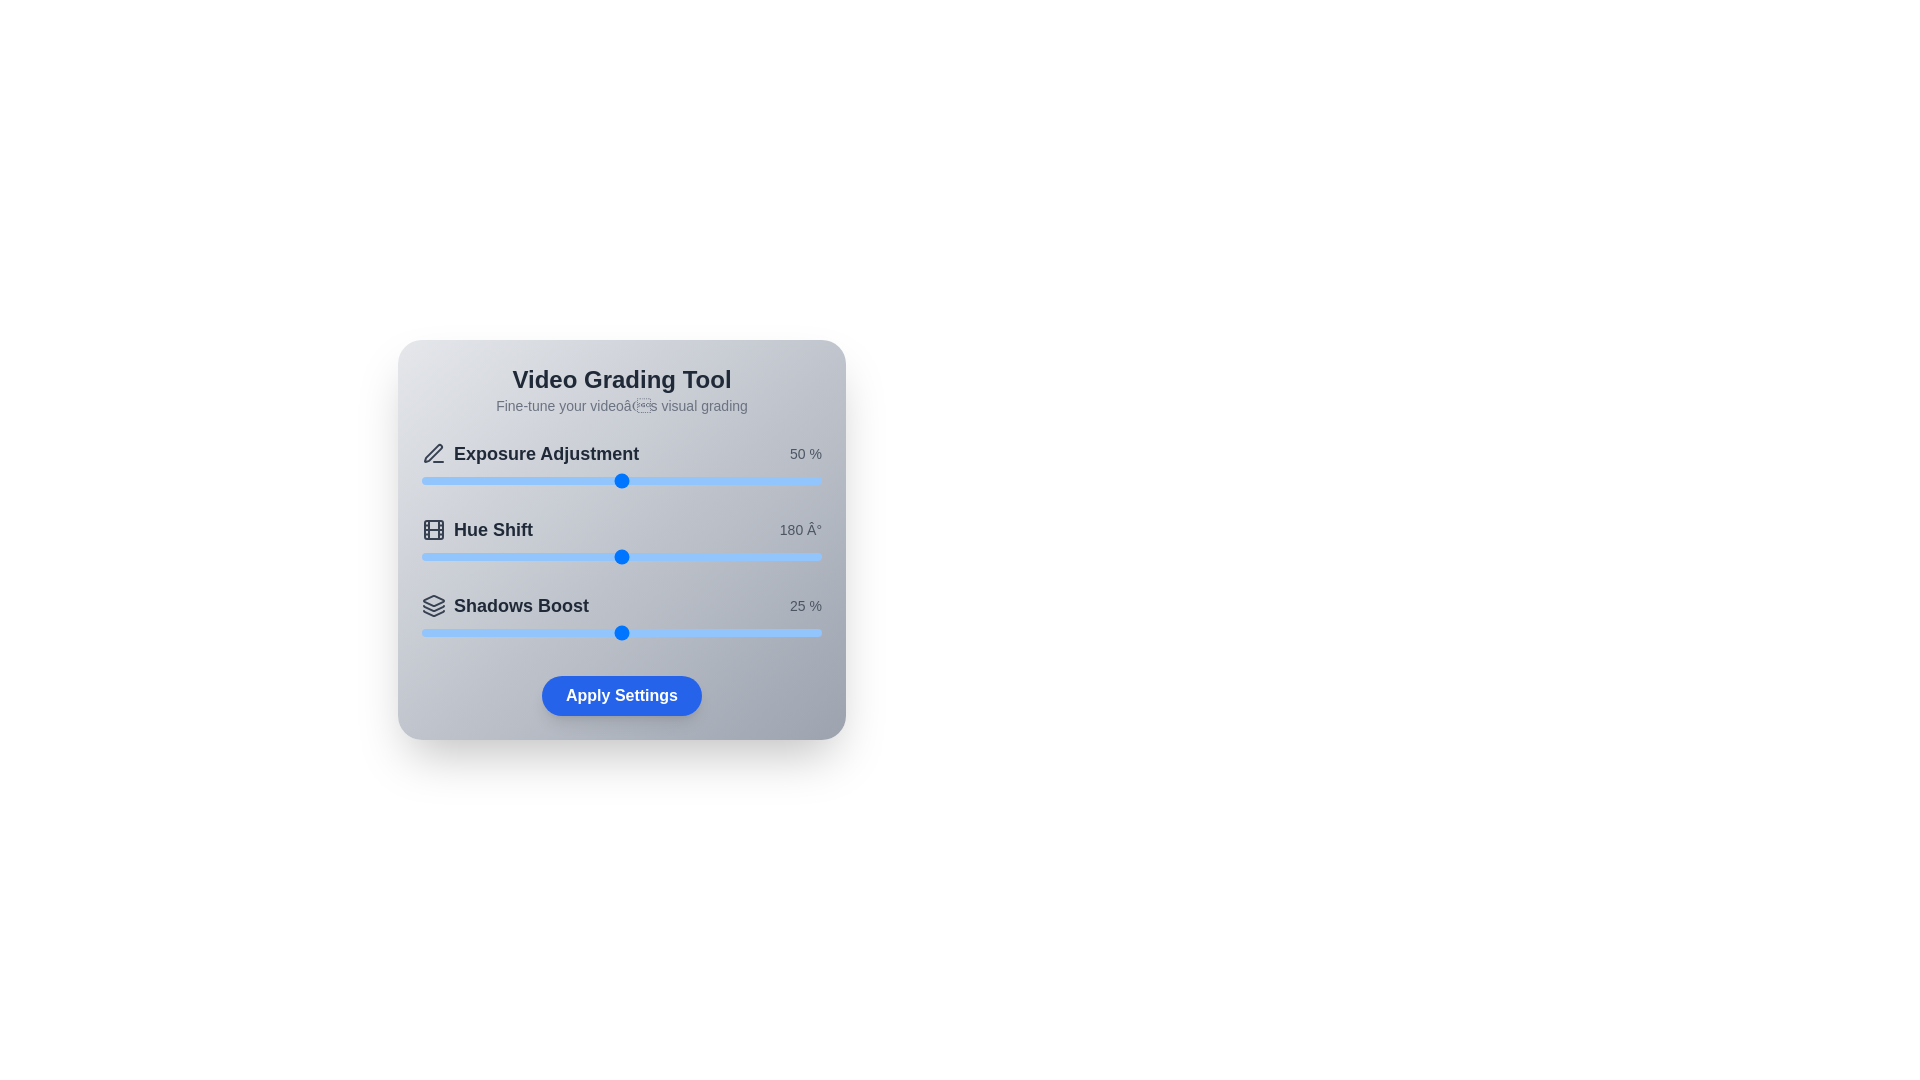 The height and width of the screenshot is (1080, 1920). What do you see at coordinates (705, 481) in the screenshot?
I see `the exposure adjustment` at bounding box center [705, 481].